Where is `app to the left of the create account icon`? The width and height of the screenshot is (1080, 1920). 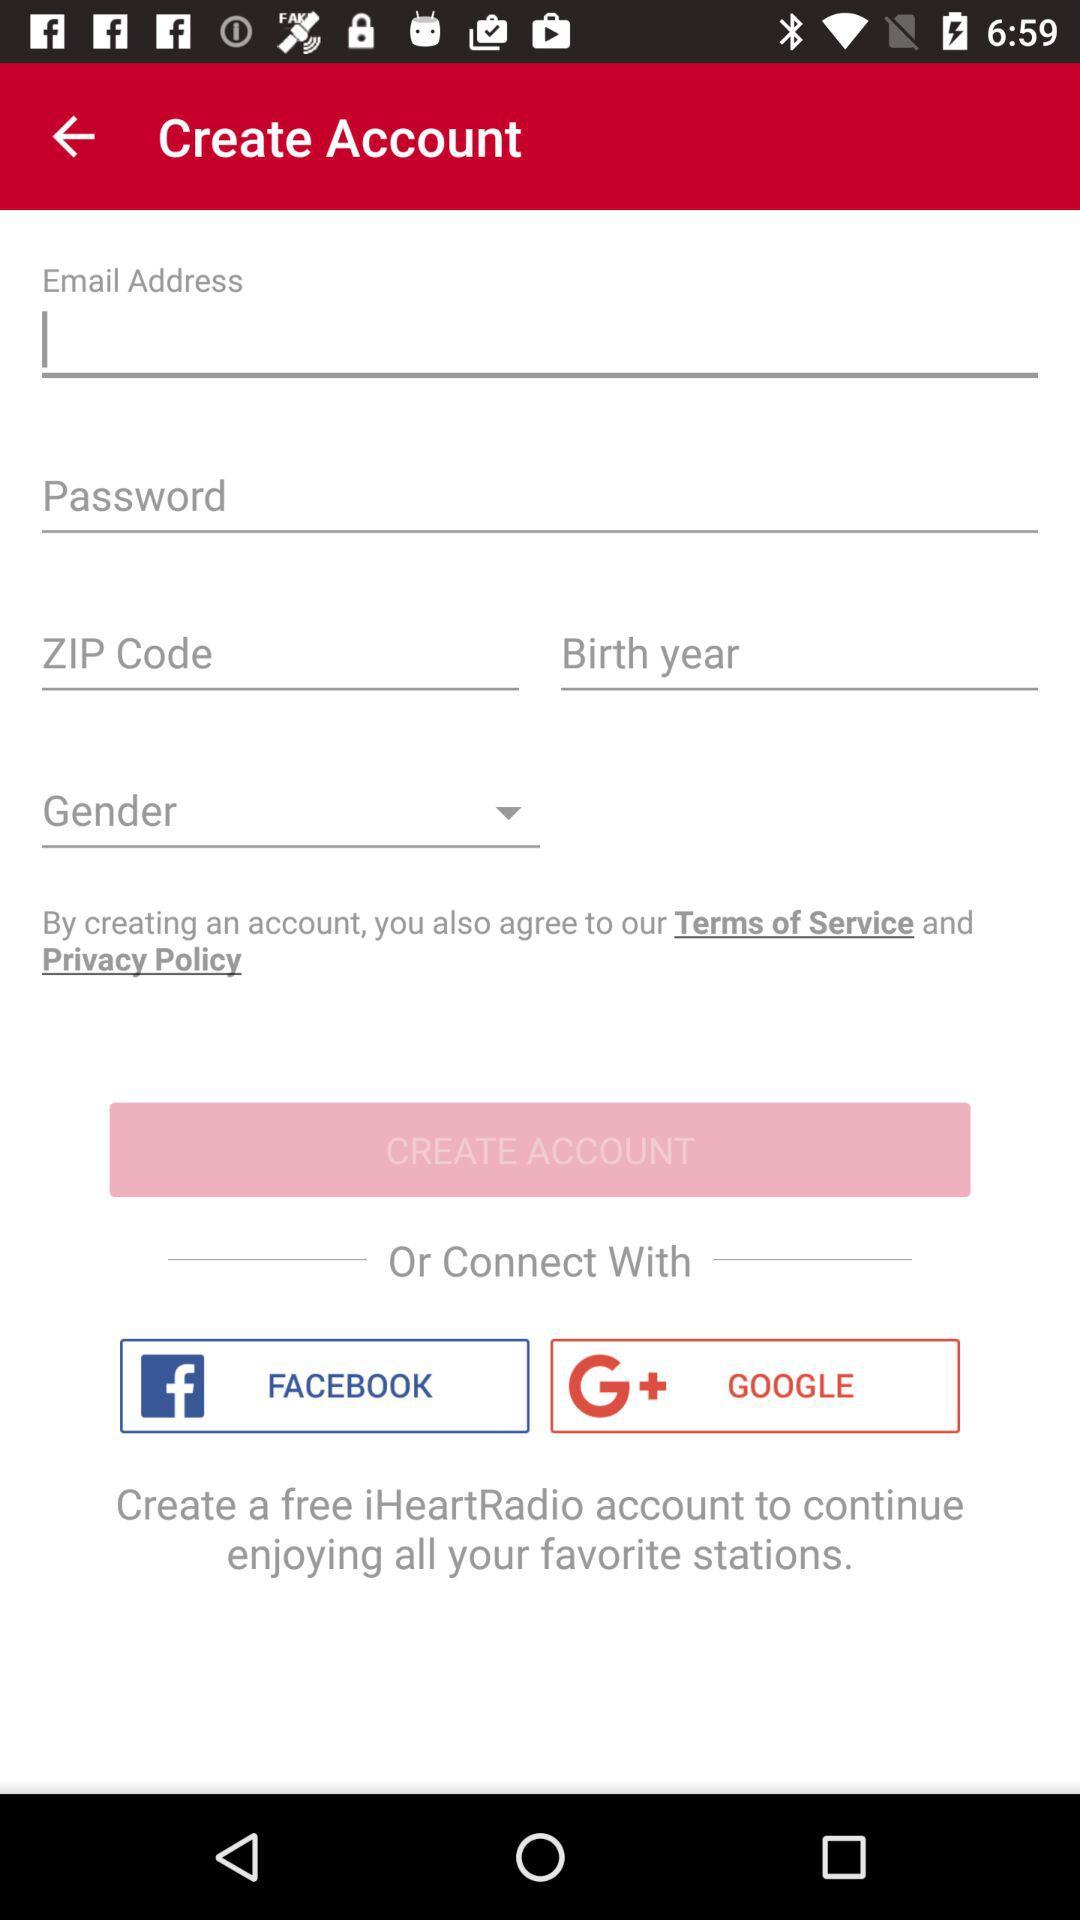 app to the left of the create account icon is located at coordinates (72, 135).